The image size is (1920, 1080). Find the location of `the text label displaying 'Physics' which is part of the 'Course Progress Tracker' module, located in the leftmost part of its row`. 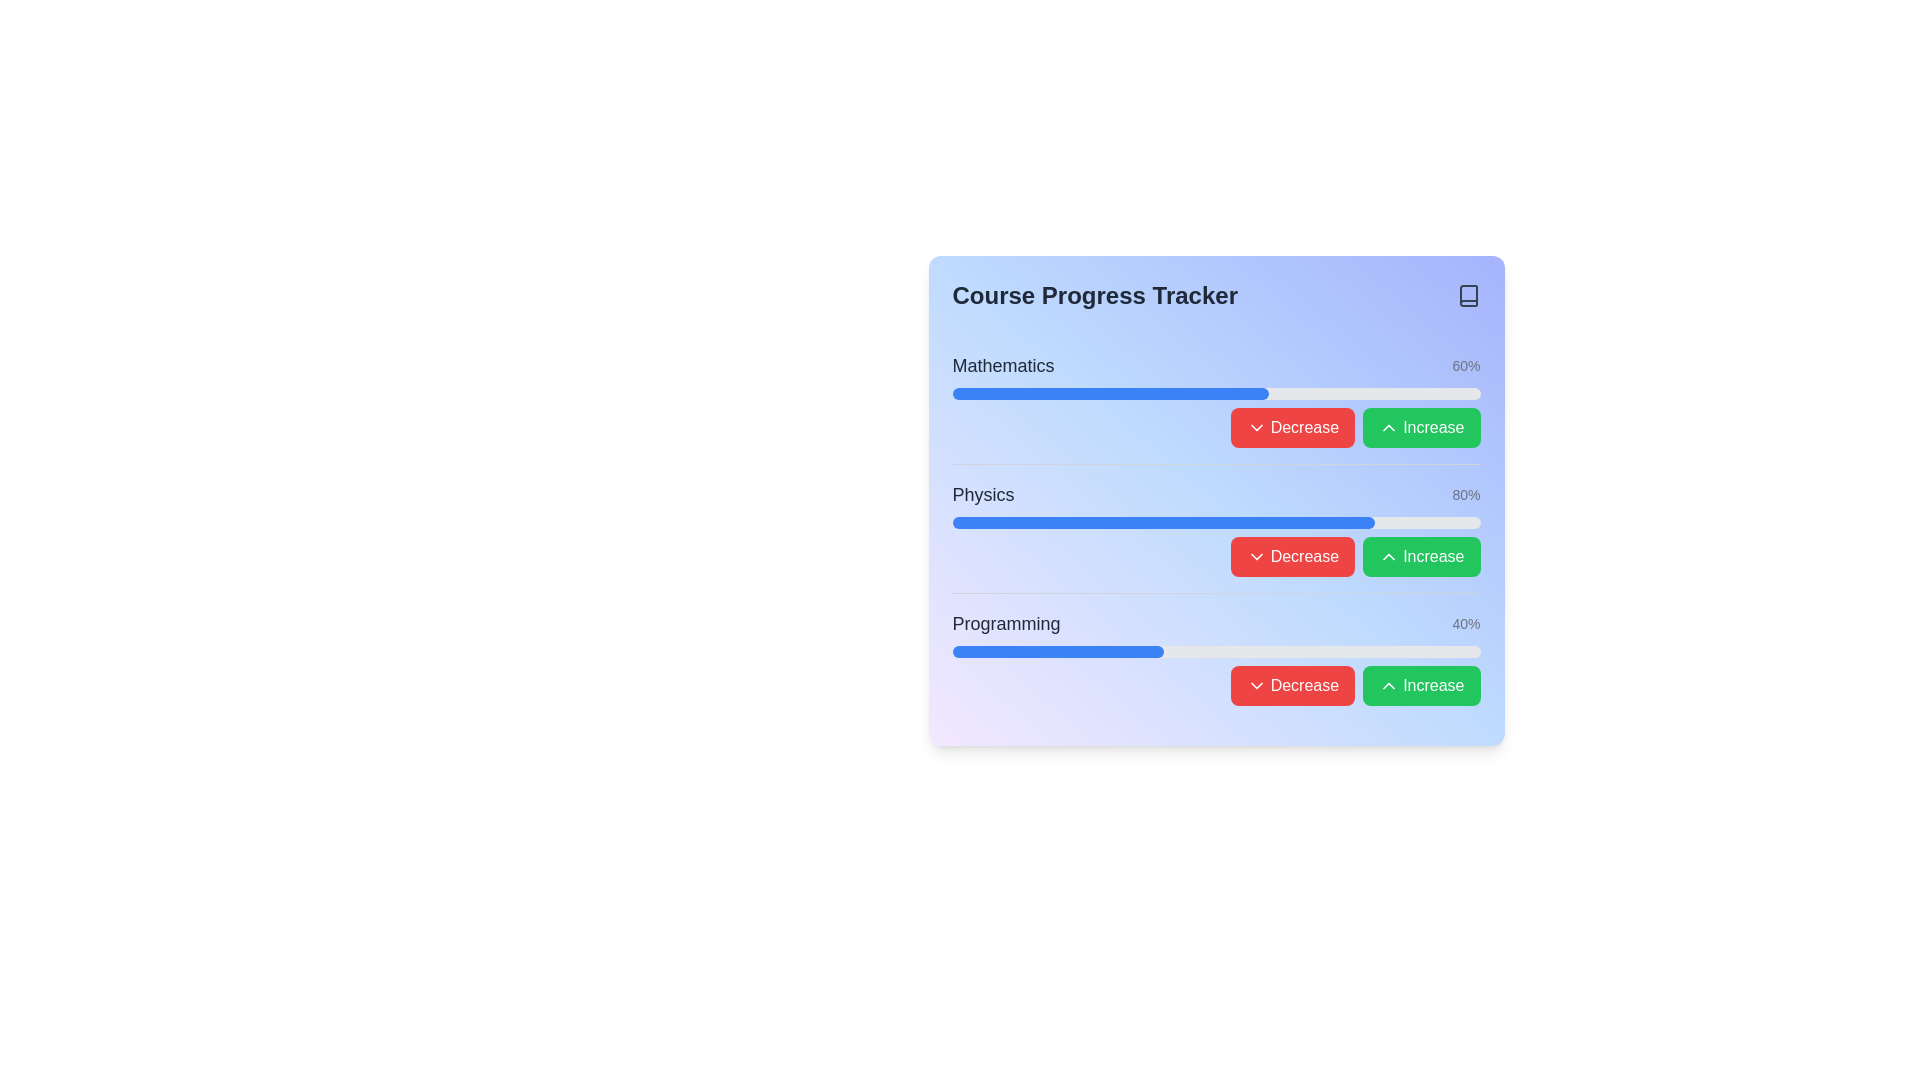

the text label displaying 'Physics' which is part of the 'Course Progress Tracker' module, located in the leftmost part of its row is located at coordinates (983, 494).